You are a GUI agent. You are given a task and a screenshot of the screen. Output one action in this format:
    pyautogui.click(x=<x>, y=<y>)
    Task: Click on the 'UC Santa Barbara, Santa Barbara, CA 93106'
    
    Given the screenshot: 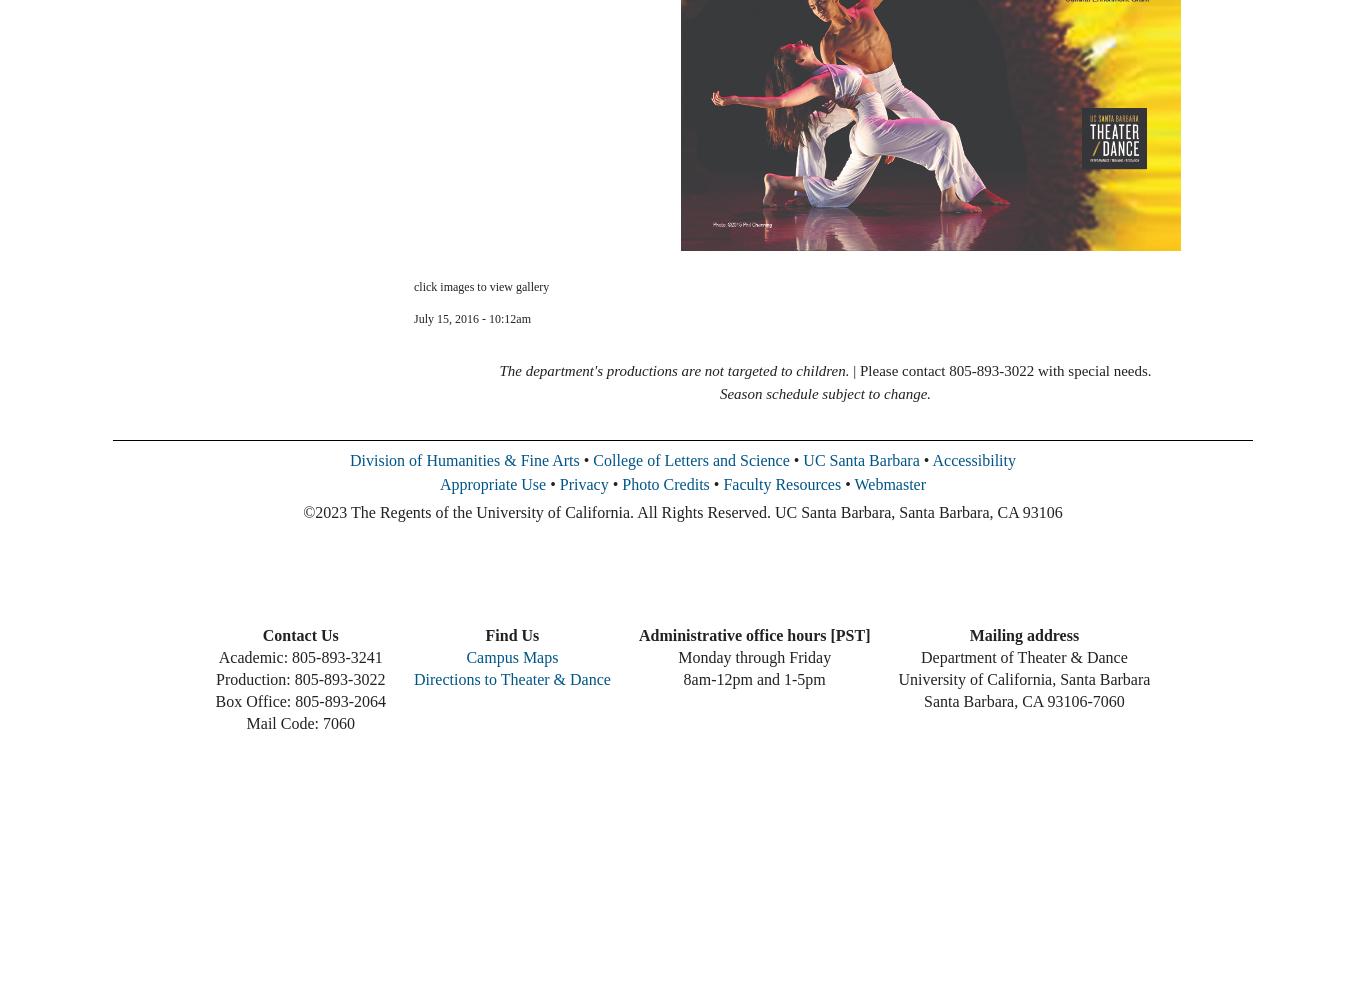 What is the action you would take?
    pyautogui.click(x=917, y=512)
    